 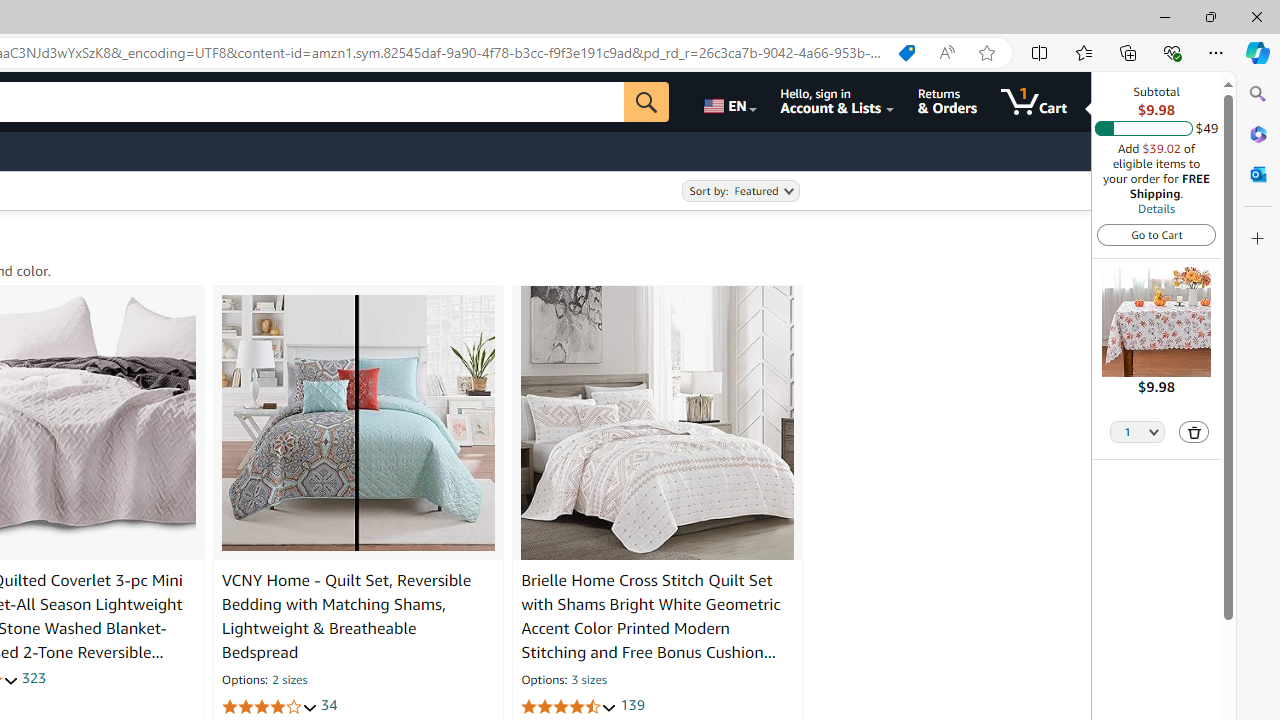 I want to click on '2 sizes', so click(x=288, y=680).